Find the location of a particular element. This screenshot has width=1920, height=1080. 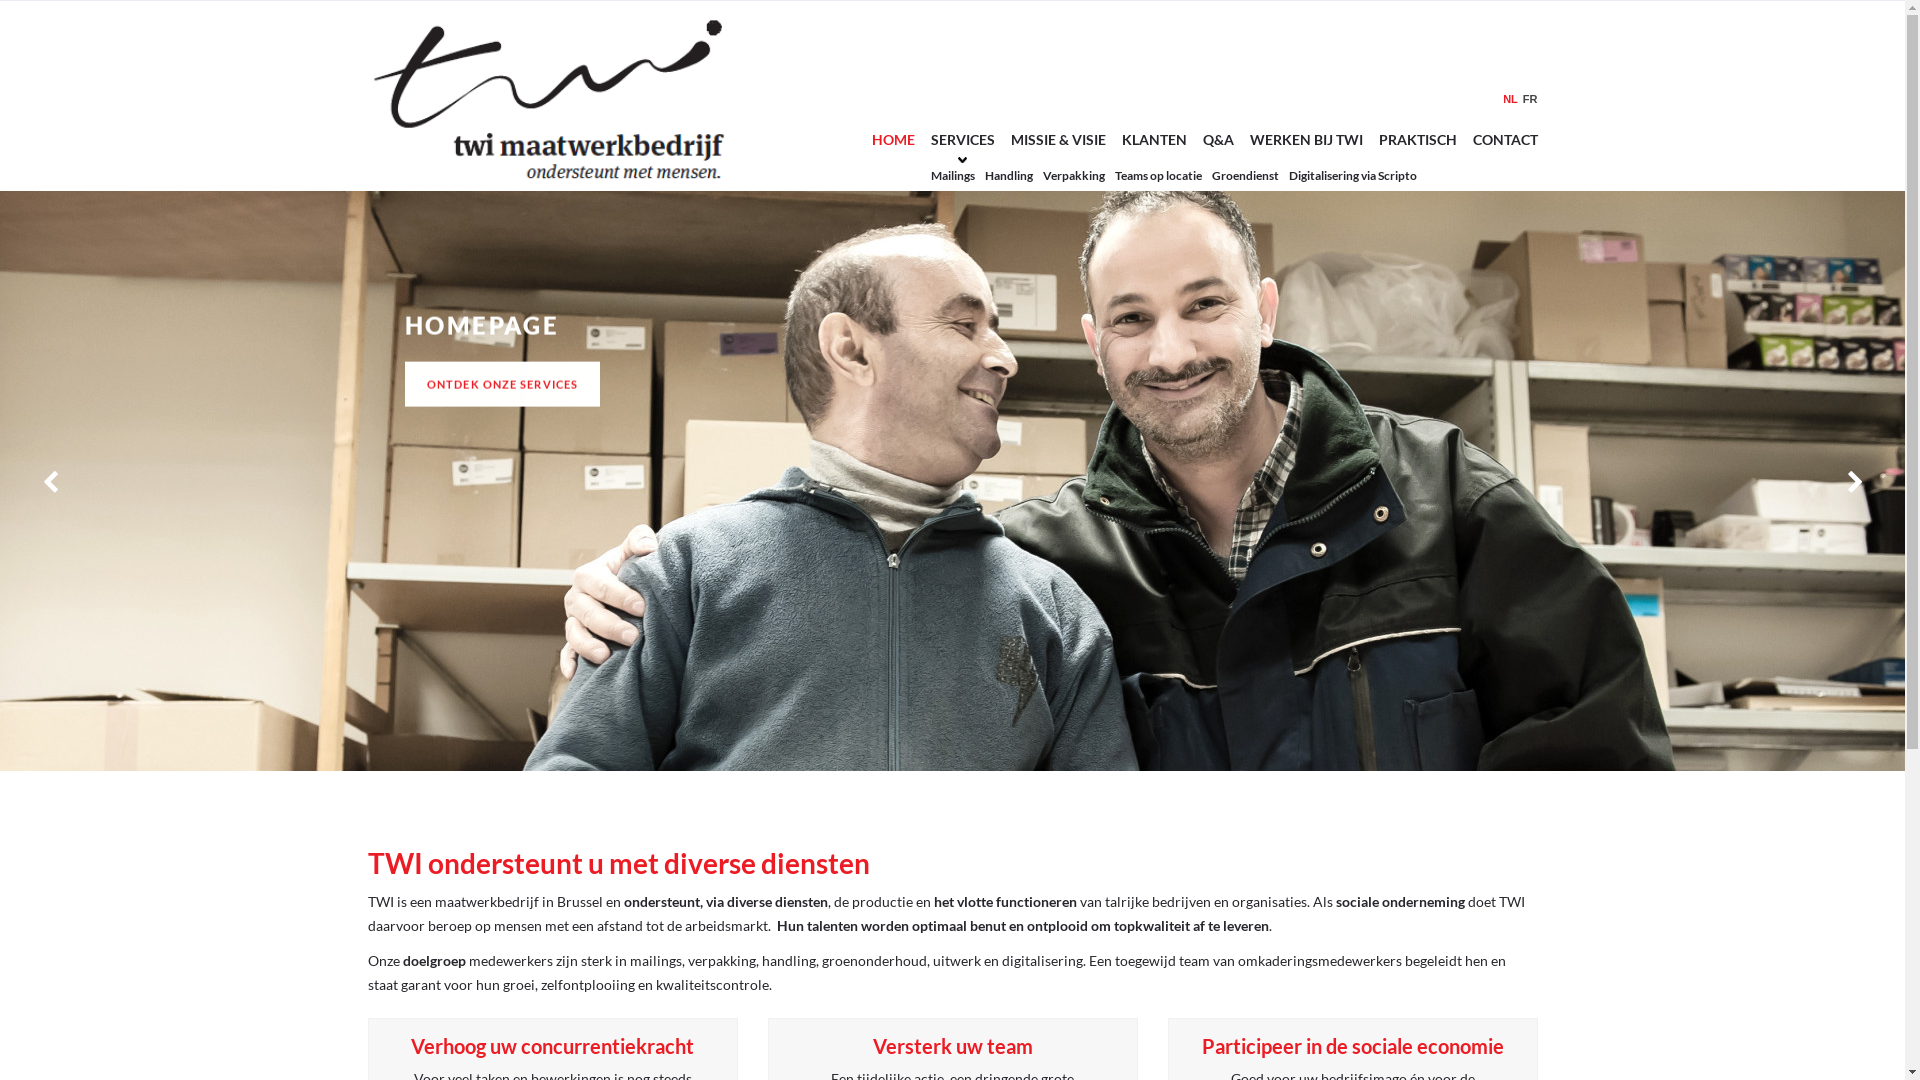

'Verpakking' is located at coordinates (1077, 173).